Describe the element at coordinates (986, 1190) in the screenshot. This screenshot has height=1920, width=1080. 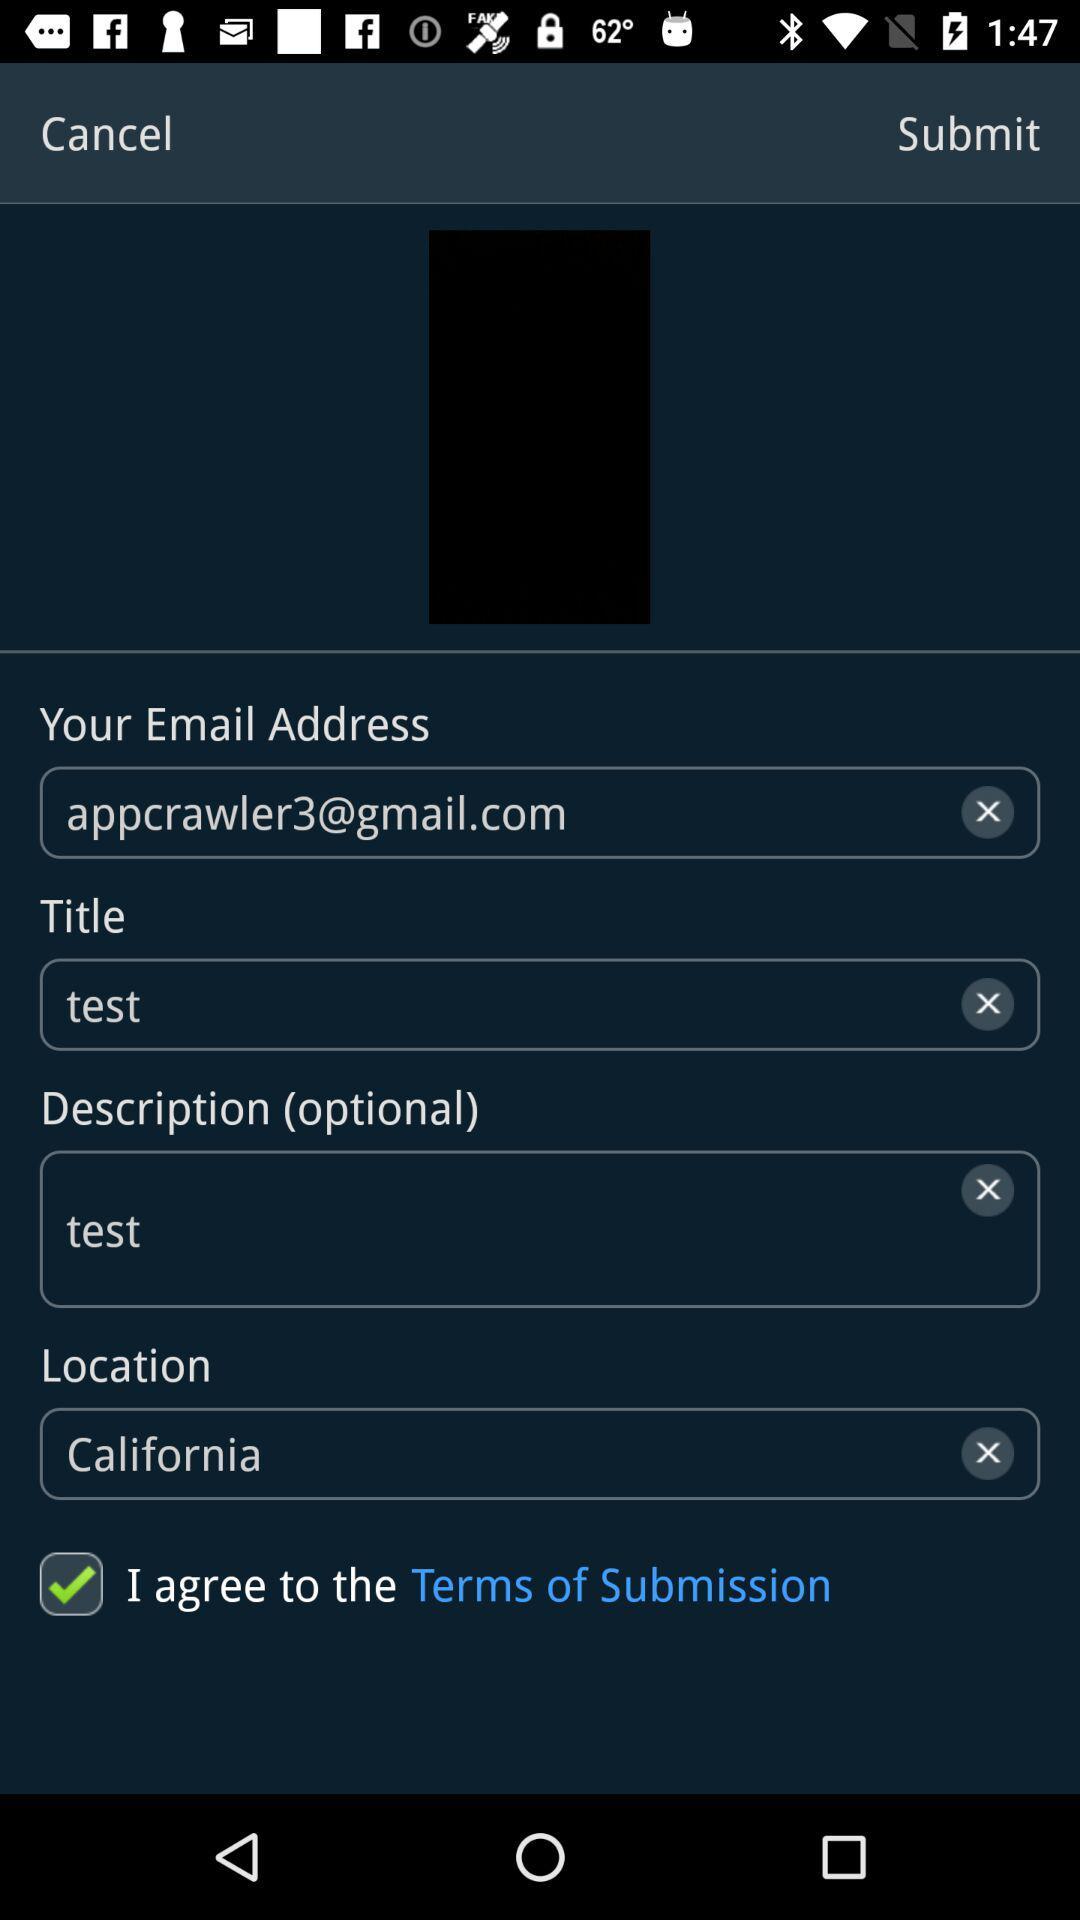
I see `the close icon` at that location.